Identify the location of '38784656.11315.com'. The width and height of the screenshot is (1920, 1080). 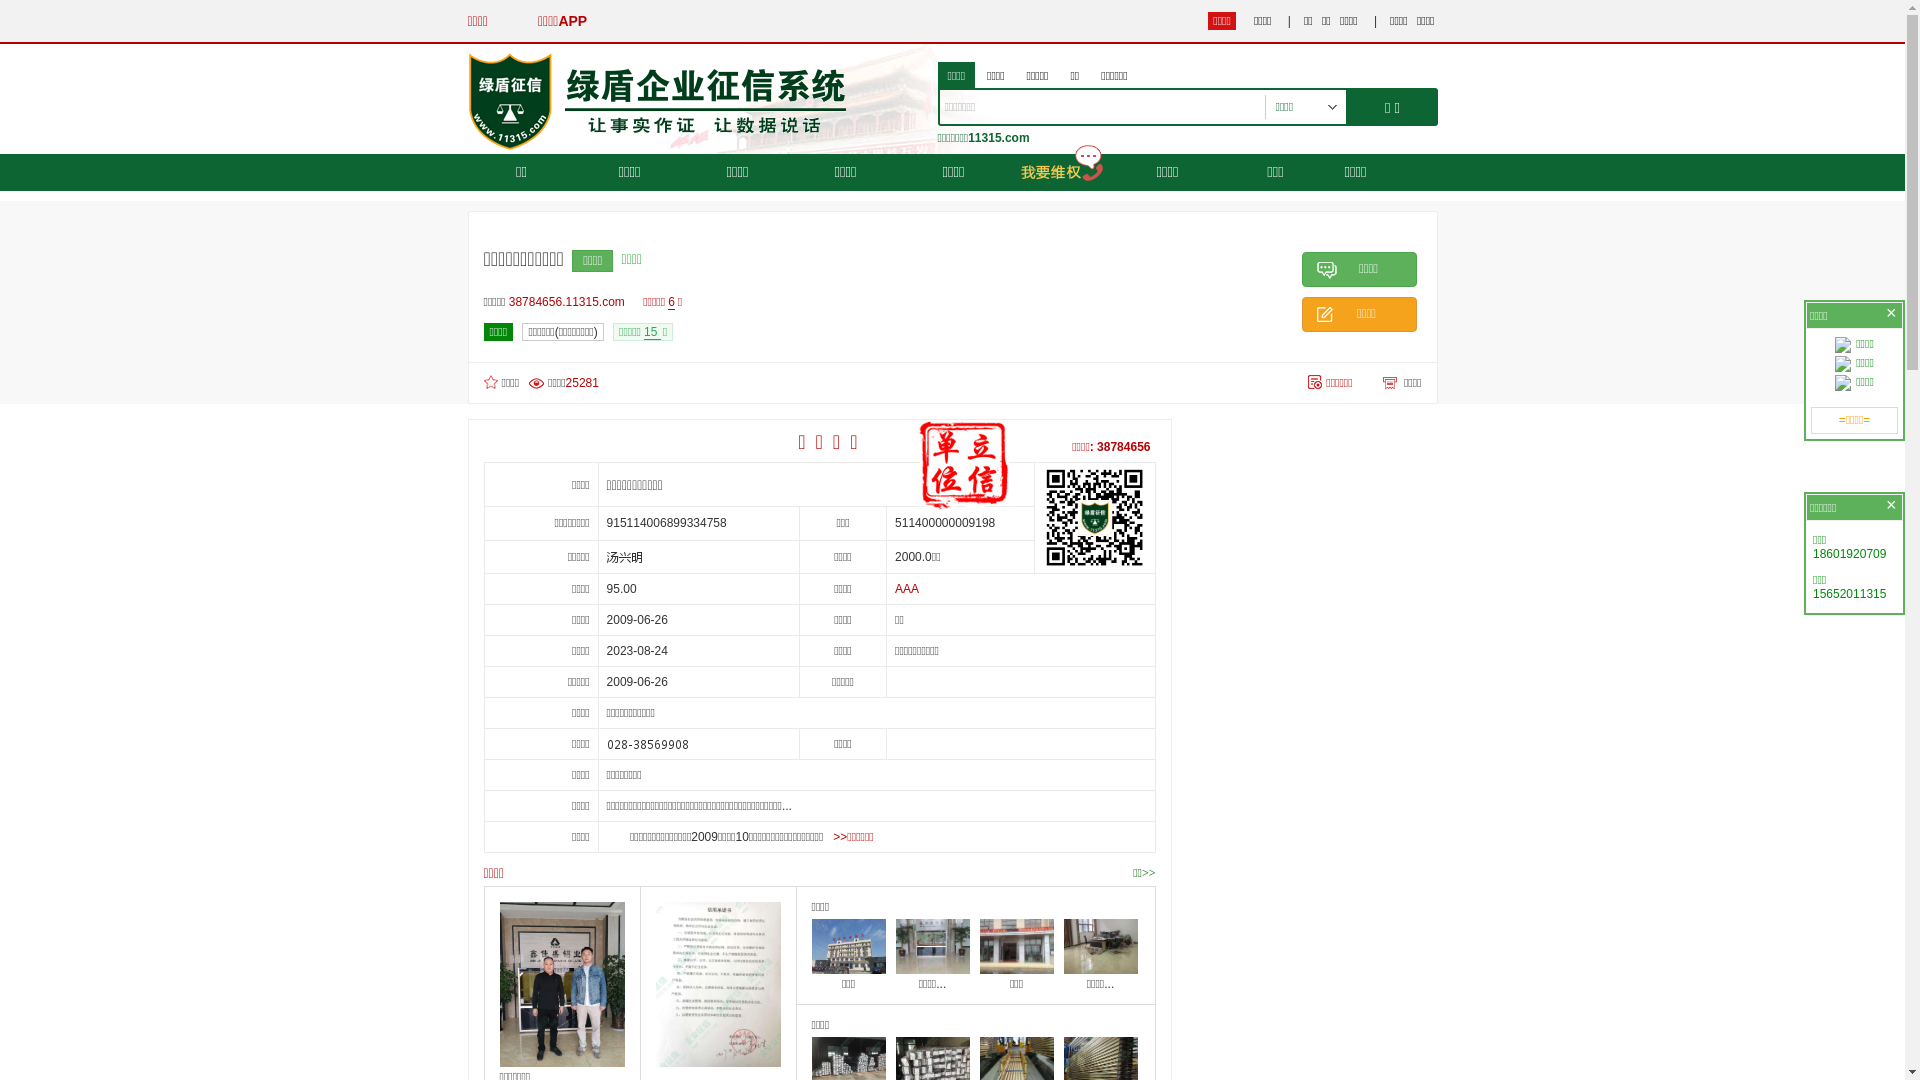
(570, 301).